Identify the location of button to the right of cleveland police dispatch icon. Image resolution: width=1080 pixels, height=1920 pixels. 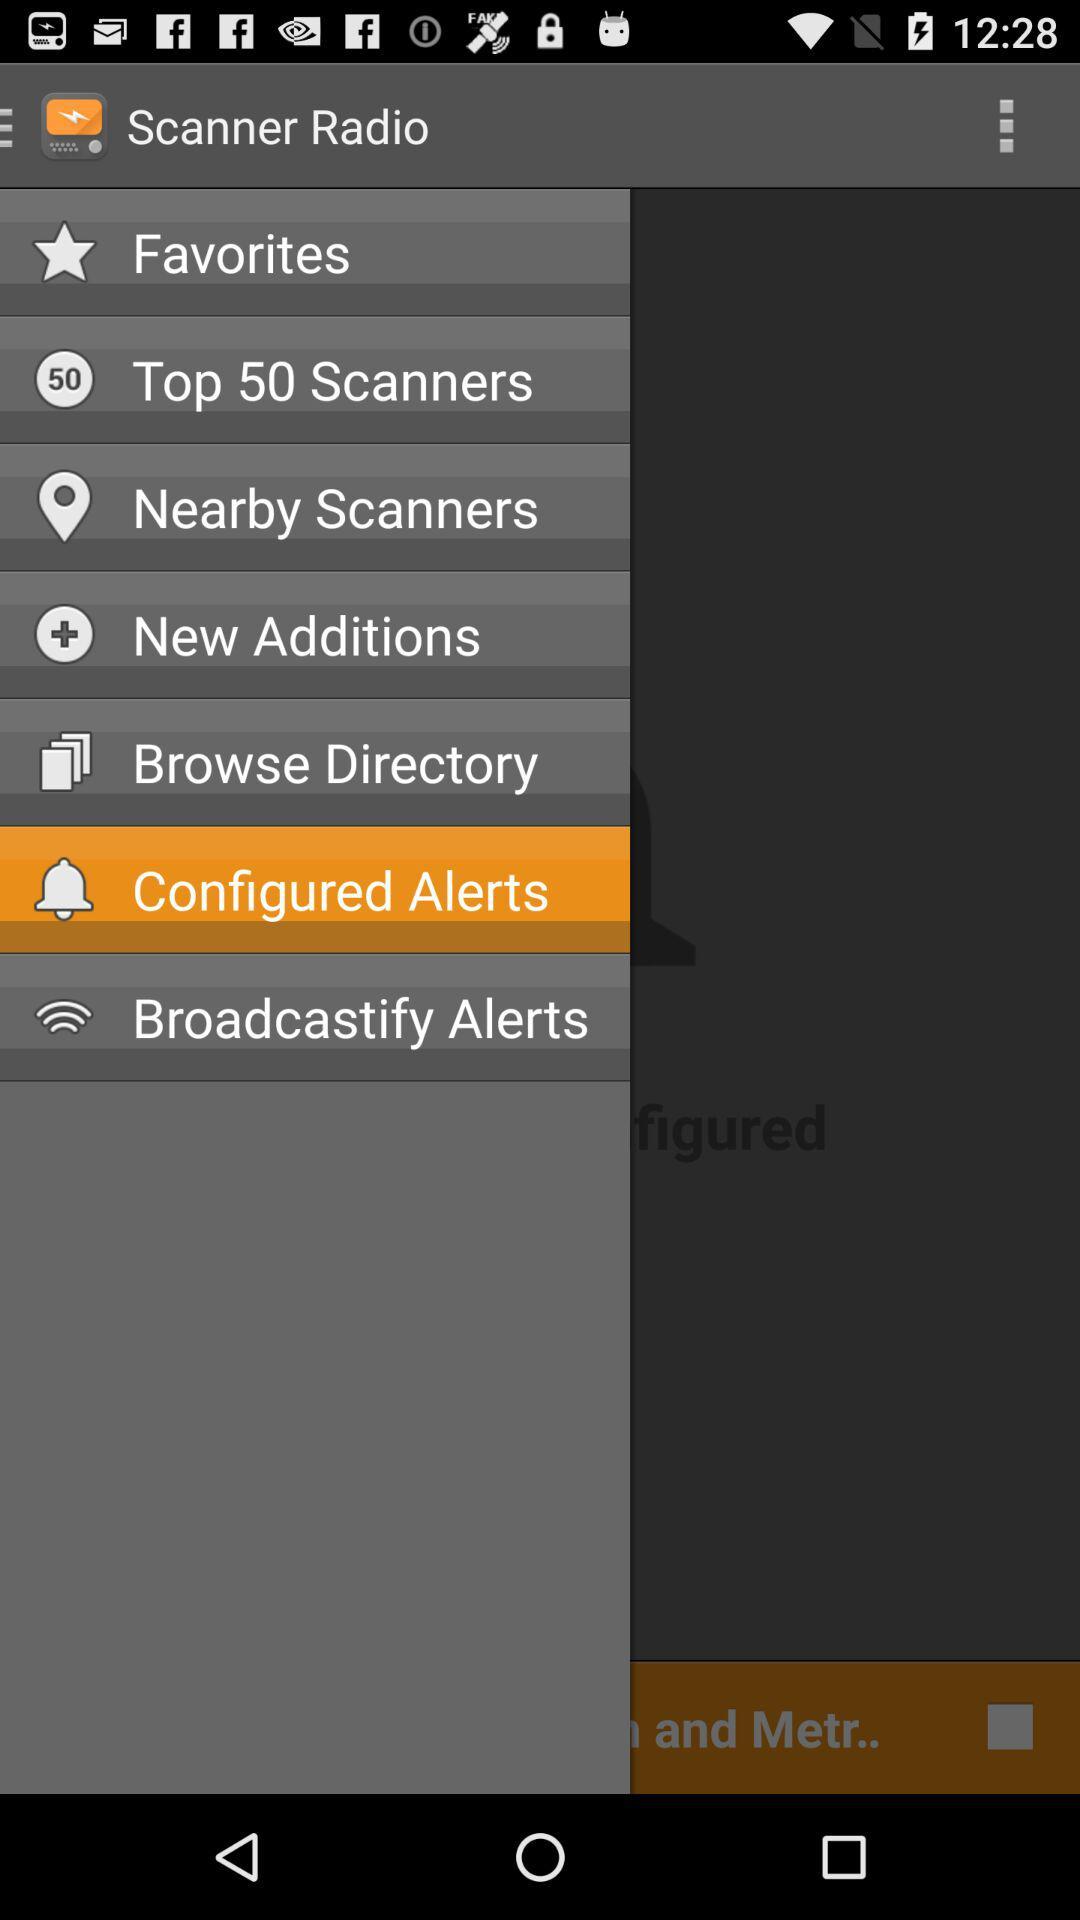
(1005, 1725).